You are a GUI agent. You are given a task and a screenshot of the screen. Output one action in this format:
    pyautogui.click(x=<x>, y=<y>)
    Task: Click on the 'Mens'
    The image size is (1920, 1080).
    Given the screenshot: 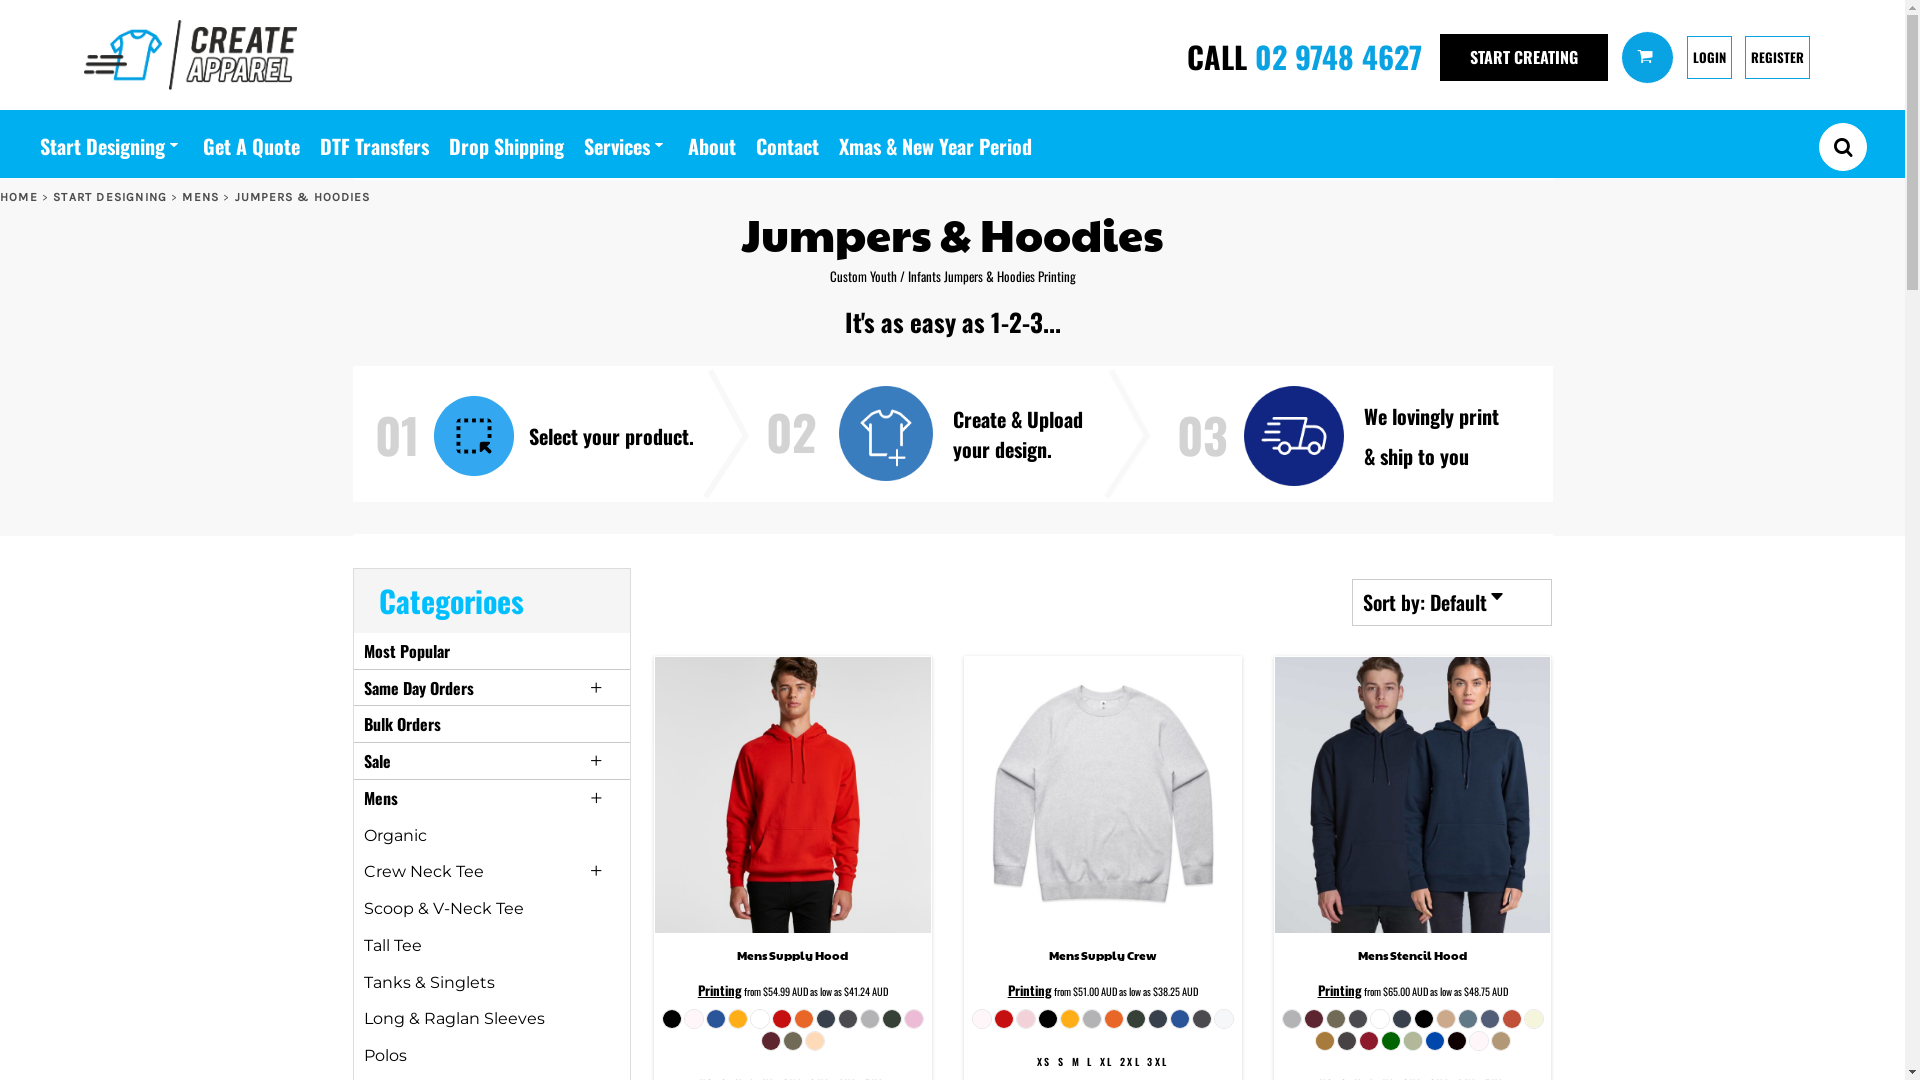 What is the action you would take?
    pyautogui.click(x=380, y=797)
    